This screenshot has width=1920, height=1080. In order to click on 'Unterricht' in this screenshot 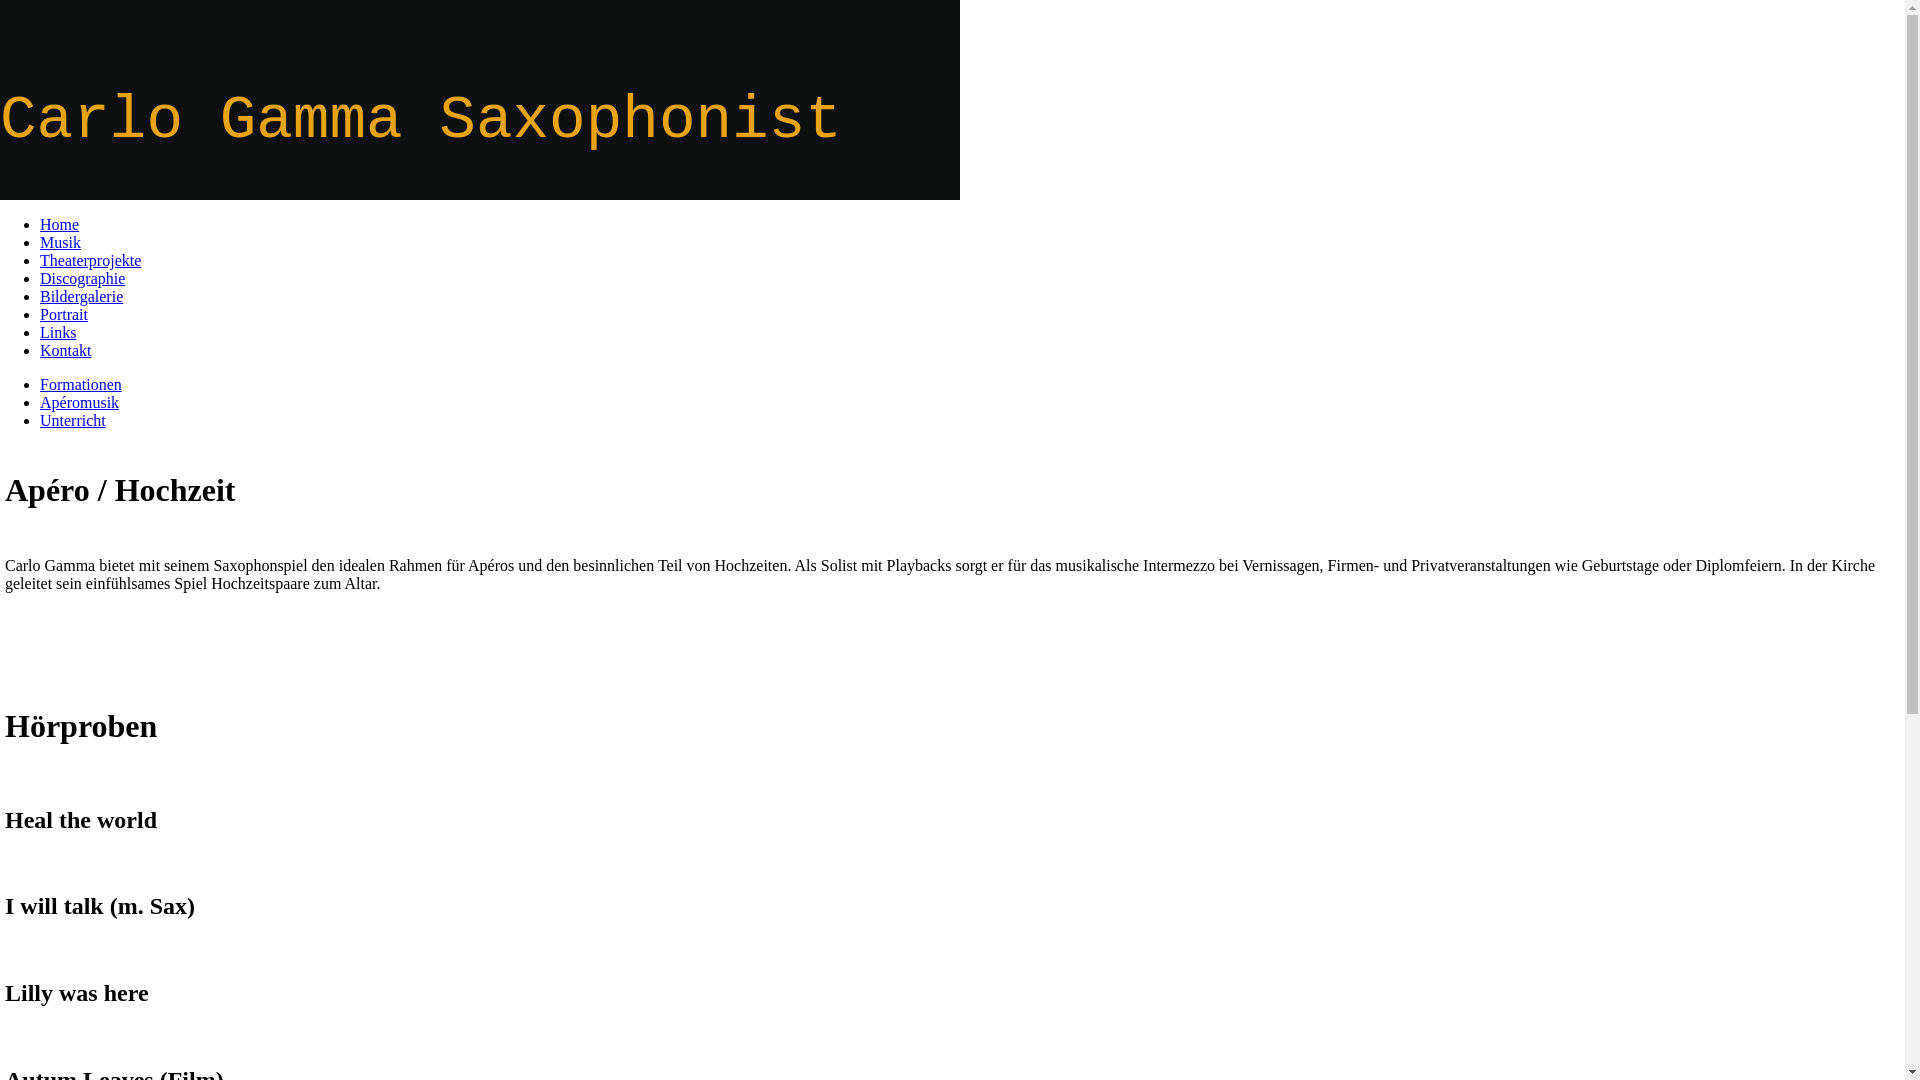, I will do `click(39, 419)`.